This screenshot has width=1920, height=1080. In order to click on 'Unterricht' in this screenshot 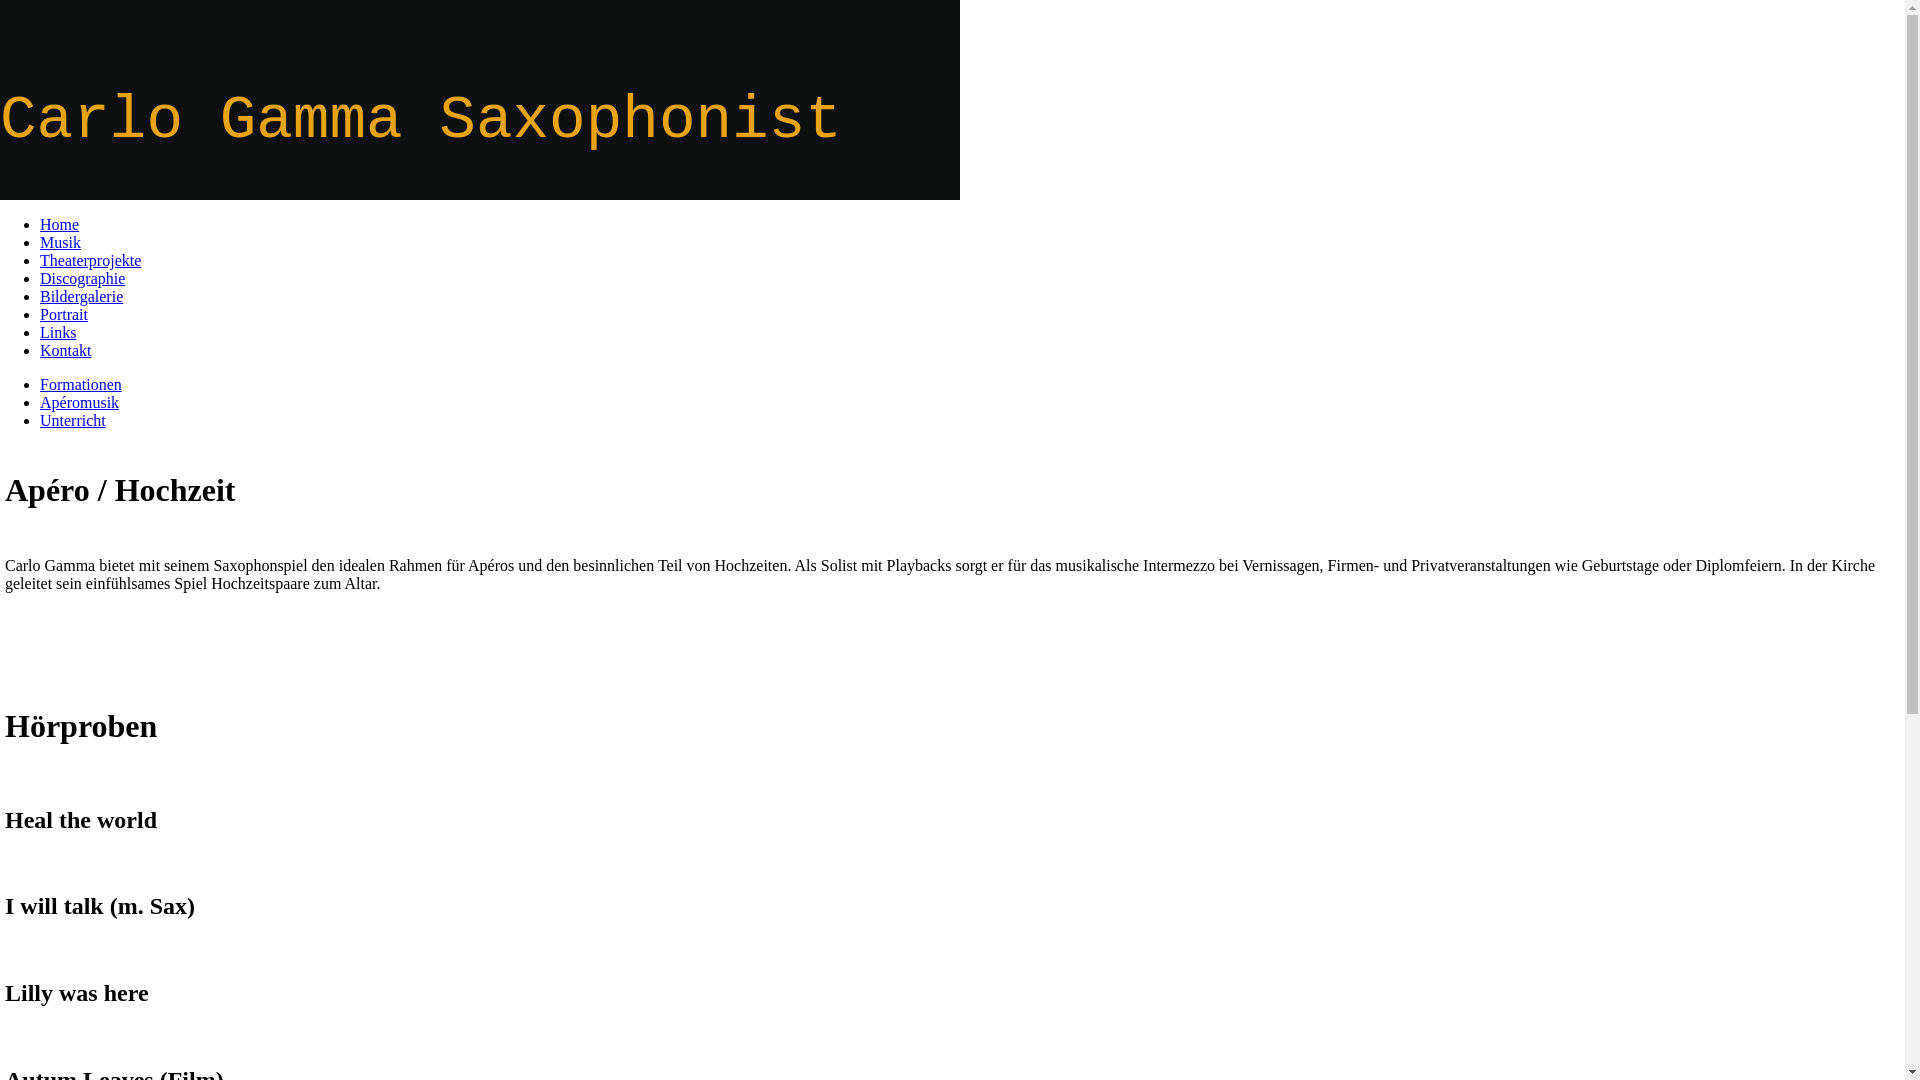, I will do `click(39, 419)`.